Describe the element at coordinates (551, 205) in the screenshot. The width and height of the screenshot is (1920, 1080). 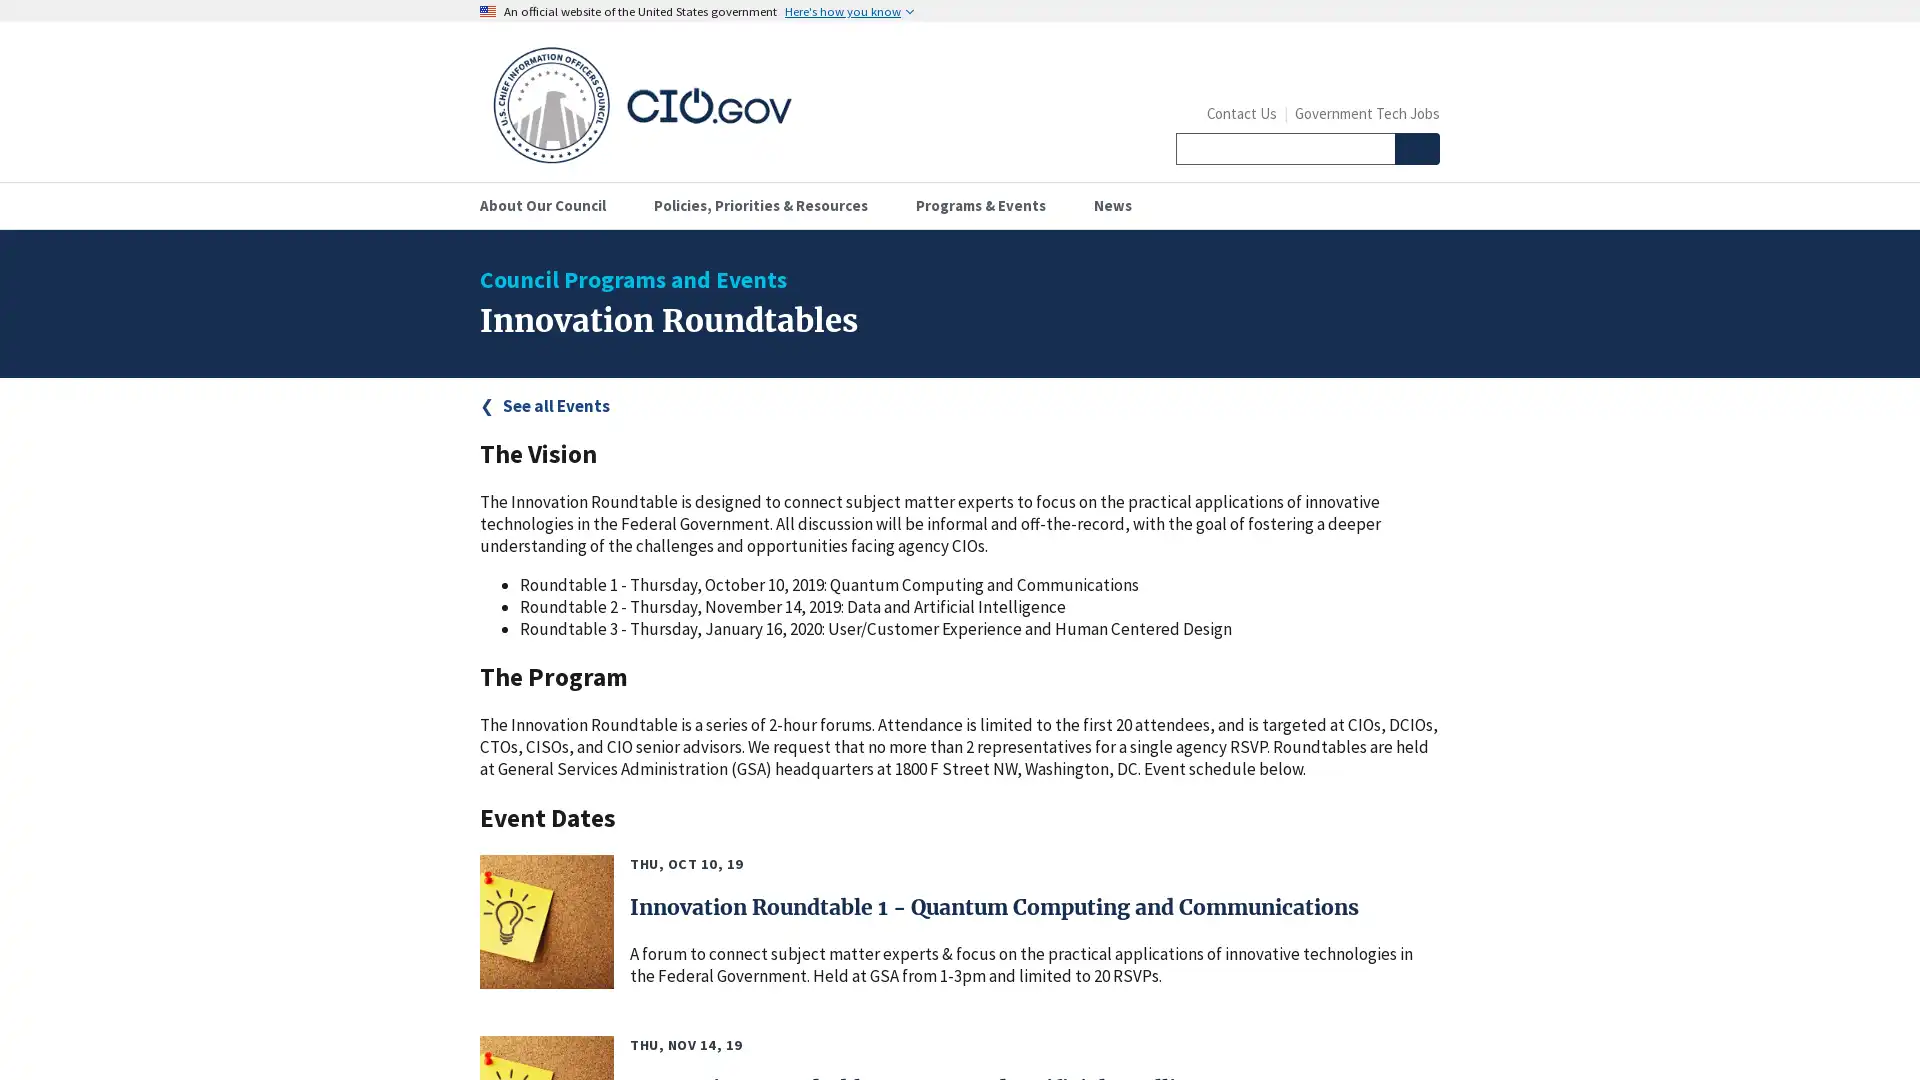
I see `About Our Council` at that location.